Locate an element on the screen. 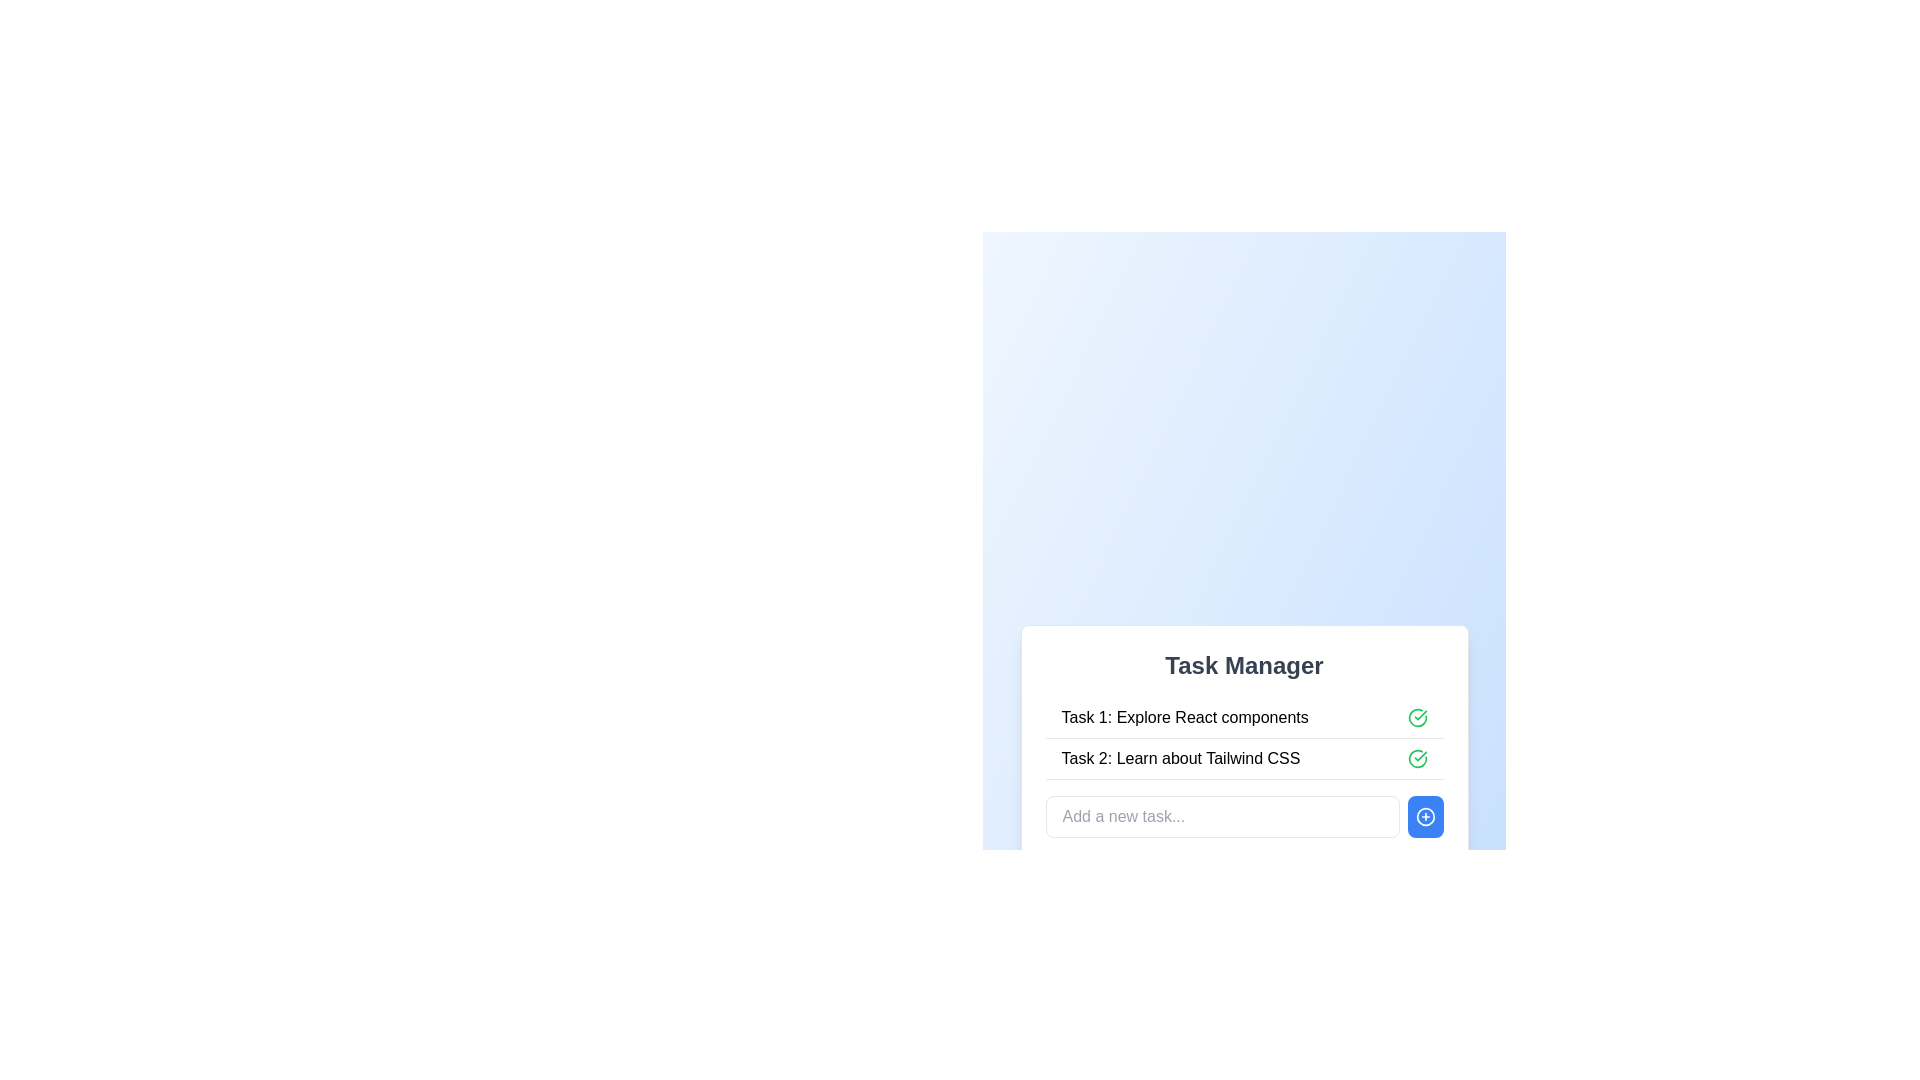 Image resolution: width=1920 pixels, height=1080 pixels. the green Status indicator icon for 'Task 2: Learn about Tailwind CSS' is located at coordinates (1416, 759).